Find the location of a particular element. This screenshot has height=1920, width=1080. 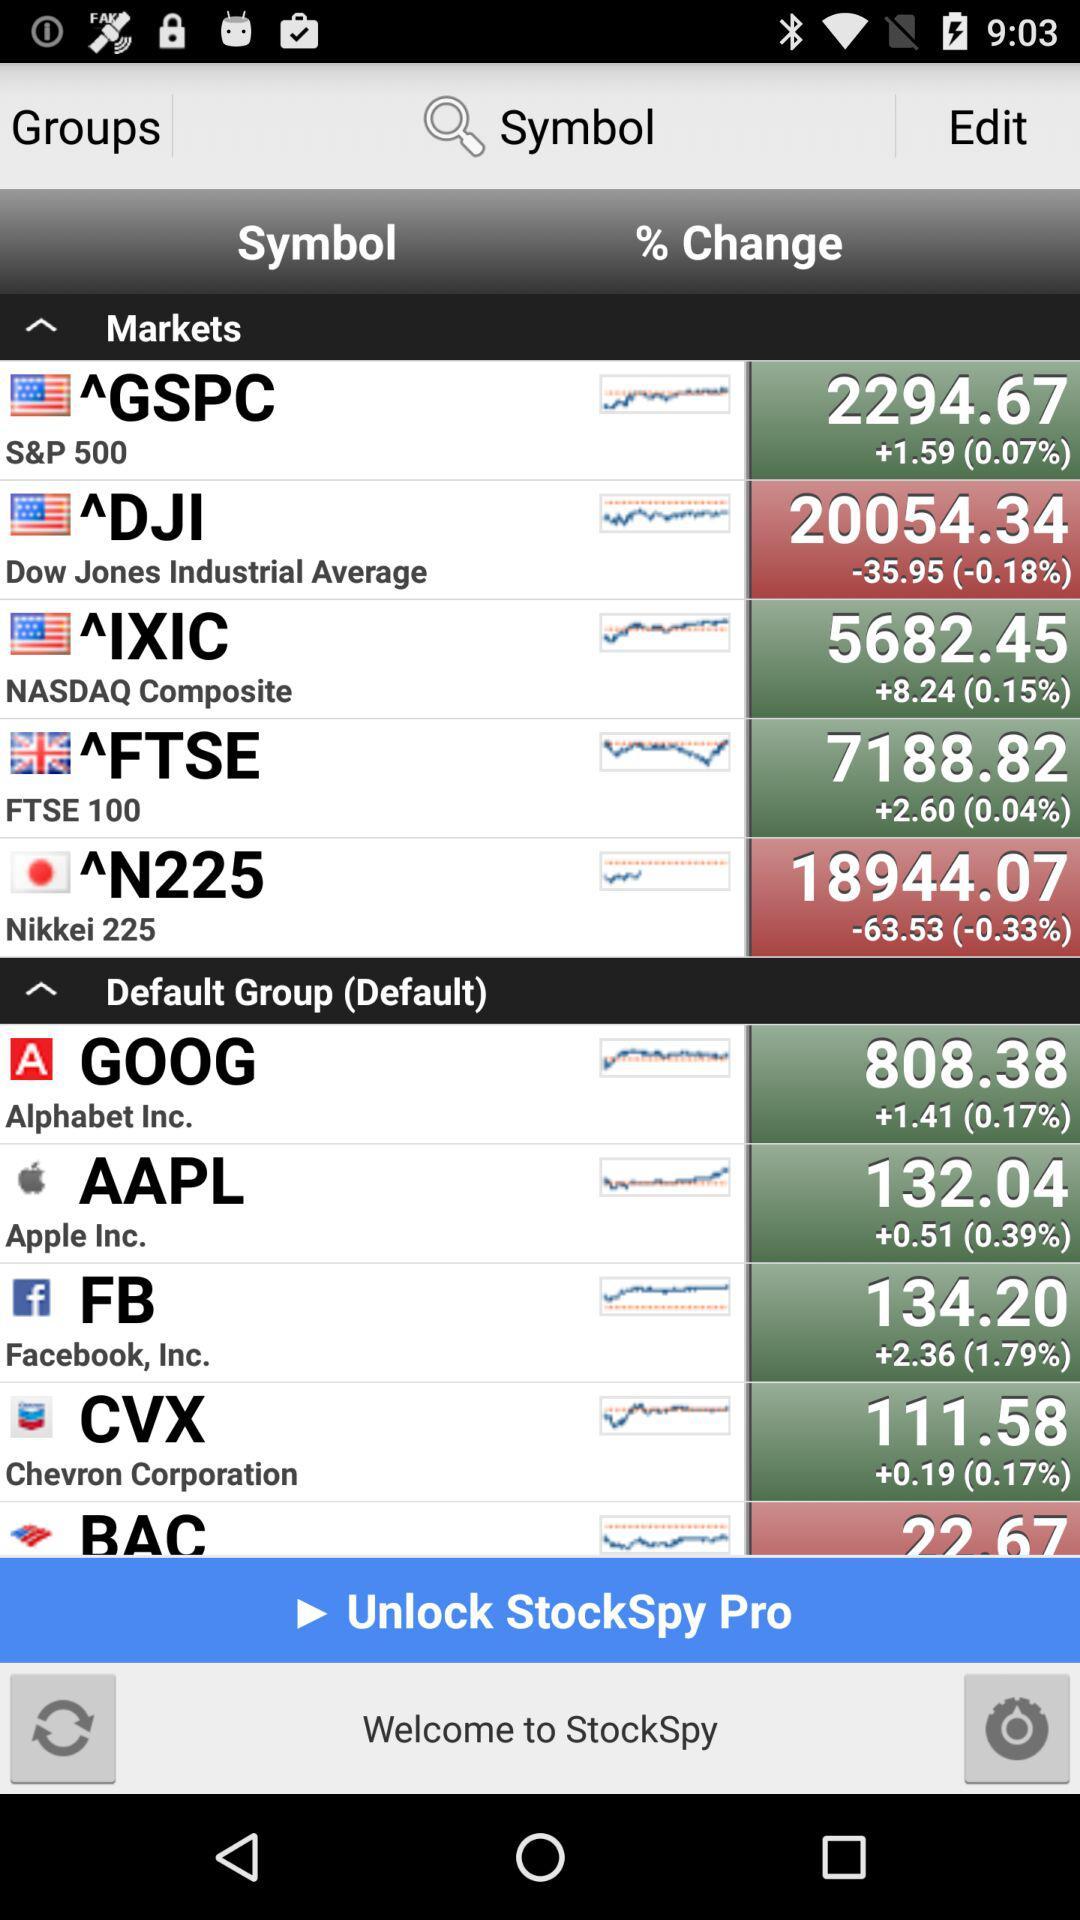

lock option is located at coordinates (1017, 1727).